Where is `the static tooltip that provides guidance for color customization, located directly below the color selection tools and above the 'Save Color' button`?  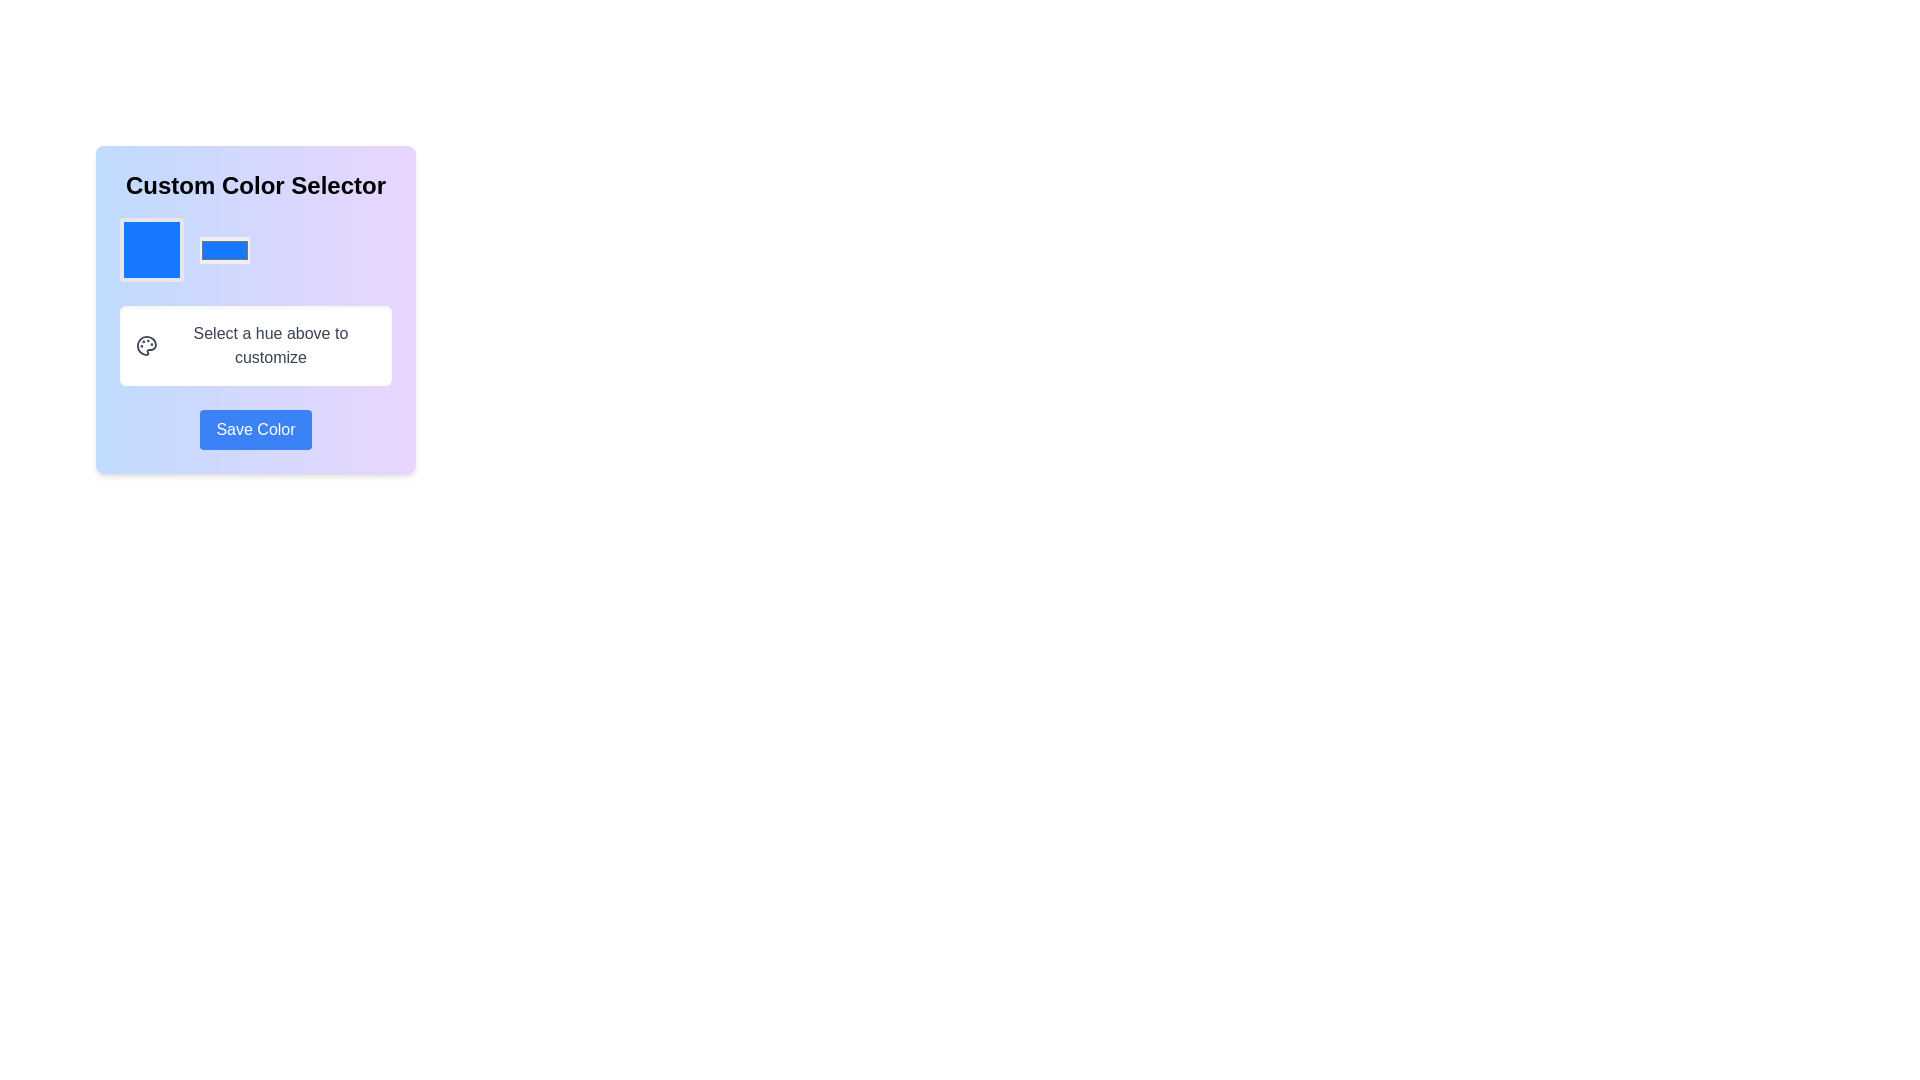
the static tooltip that provides guidance for color customization, located directly below the color selection tools and above the 'Save Color' button is located at coordinates (254, 345).